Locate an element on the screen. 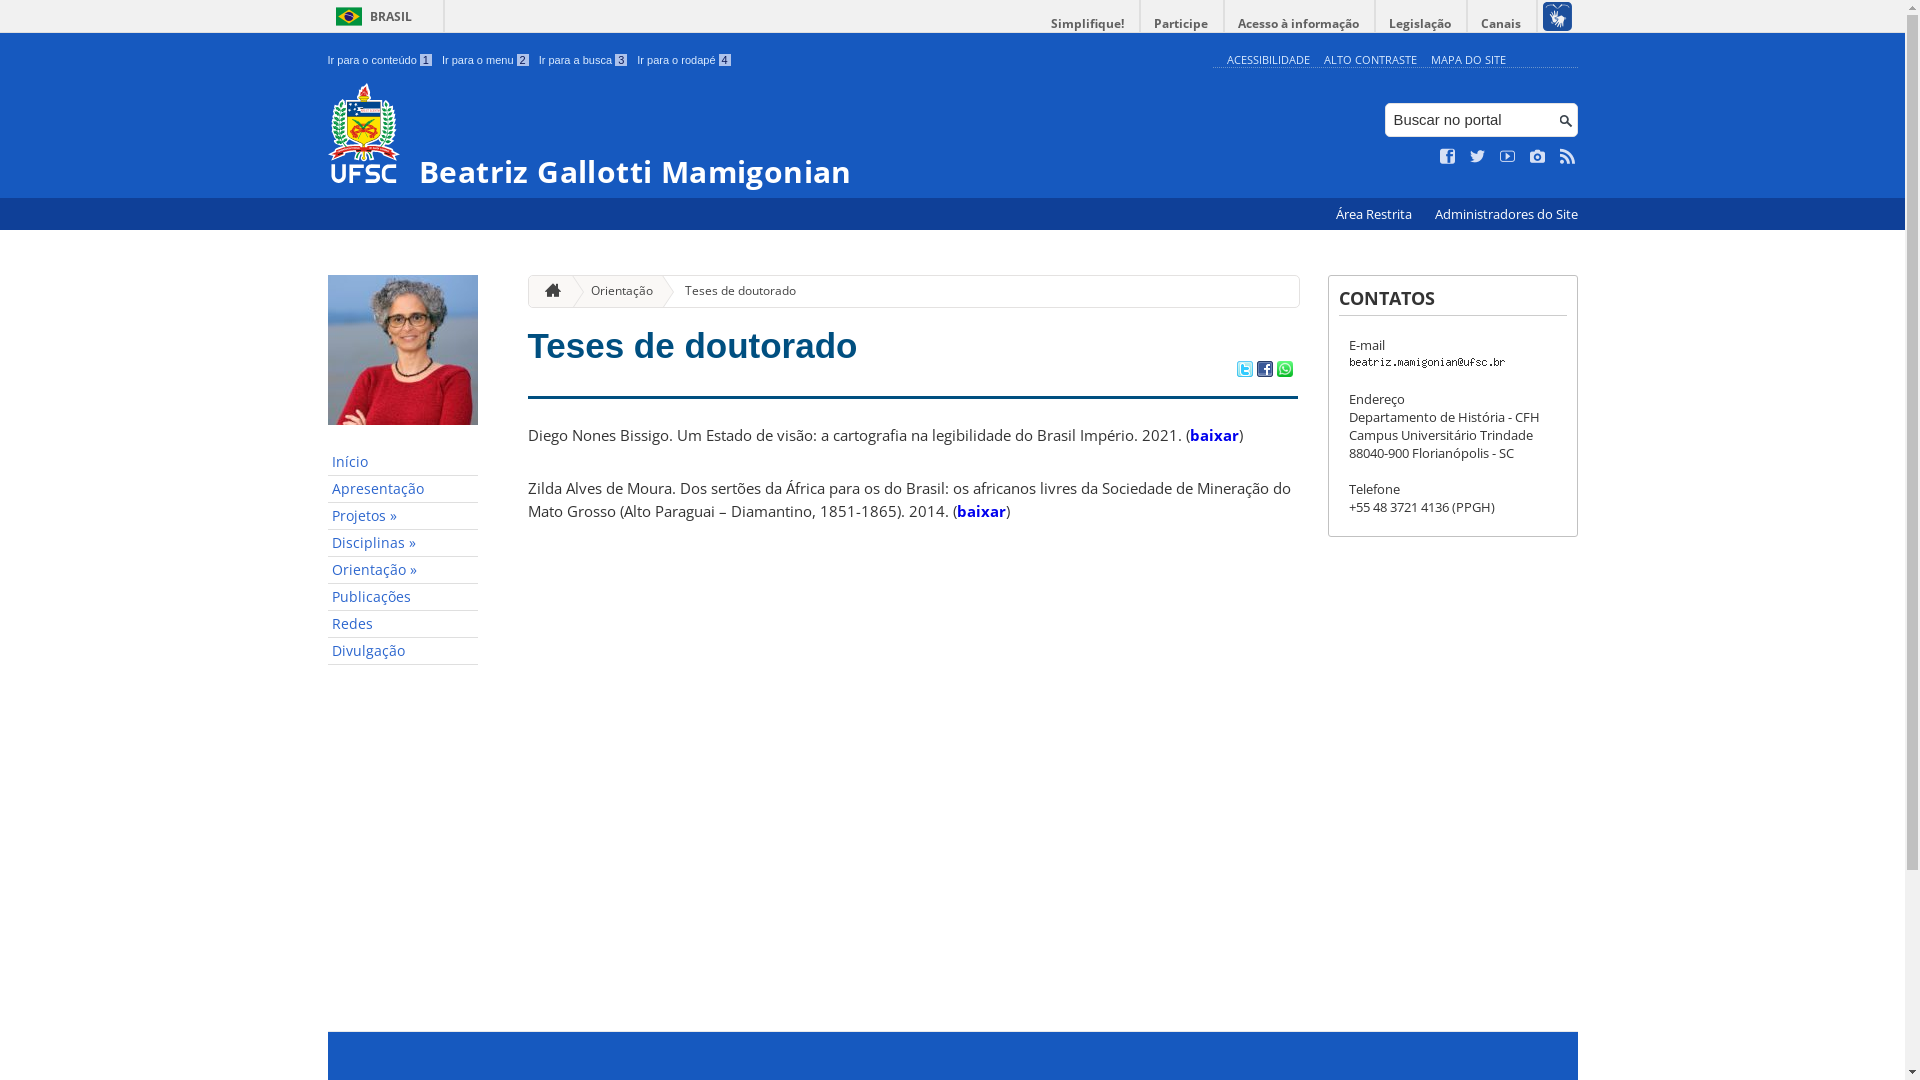  'Canais' is located at coordinates (1502, 23).